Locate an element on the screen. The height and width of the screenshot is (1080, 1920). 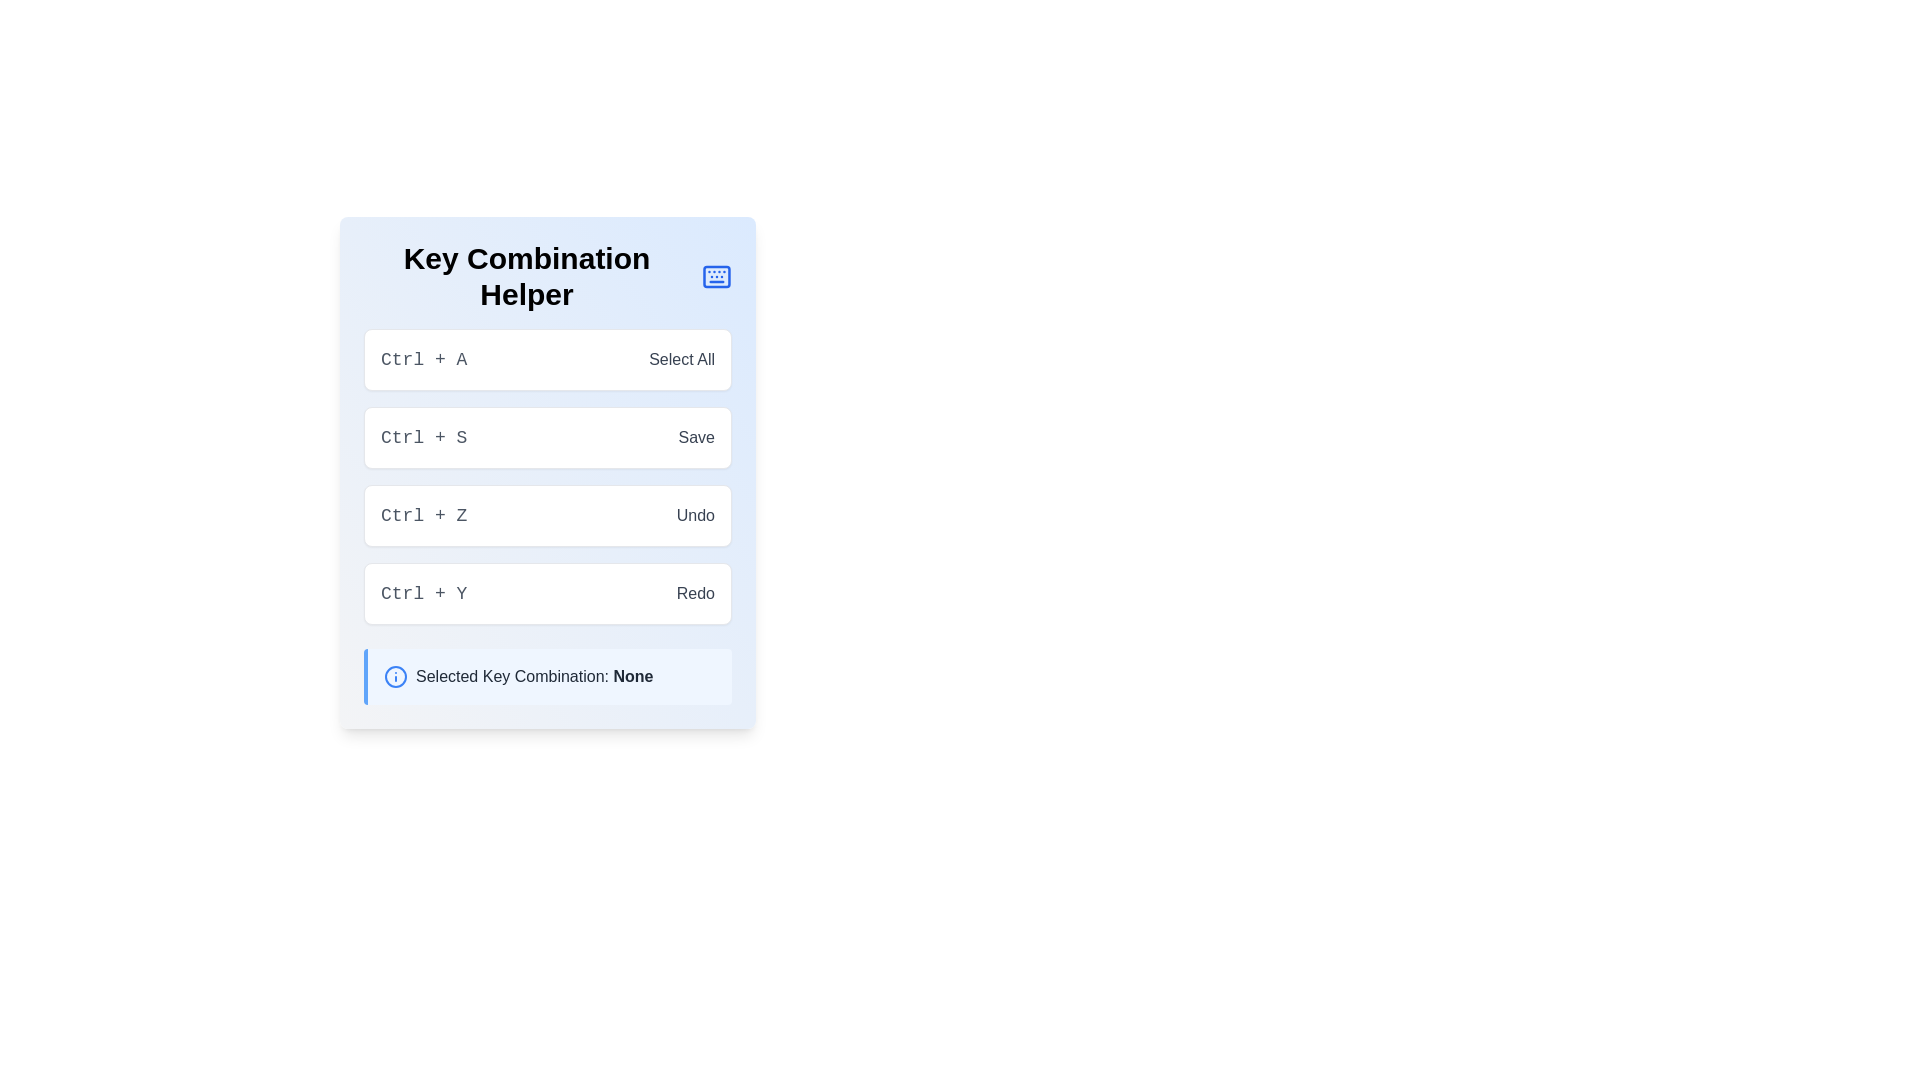
the text label that indicates the keyboard shortcut 'Ctrl + Z' for the undo command, located within the Key Combination Helper modal is located at coordinates (423, 515).